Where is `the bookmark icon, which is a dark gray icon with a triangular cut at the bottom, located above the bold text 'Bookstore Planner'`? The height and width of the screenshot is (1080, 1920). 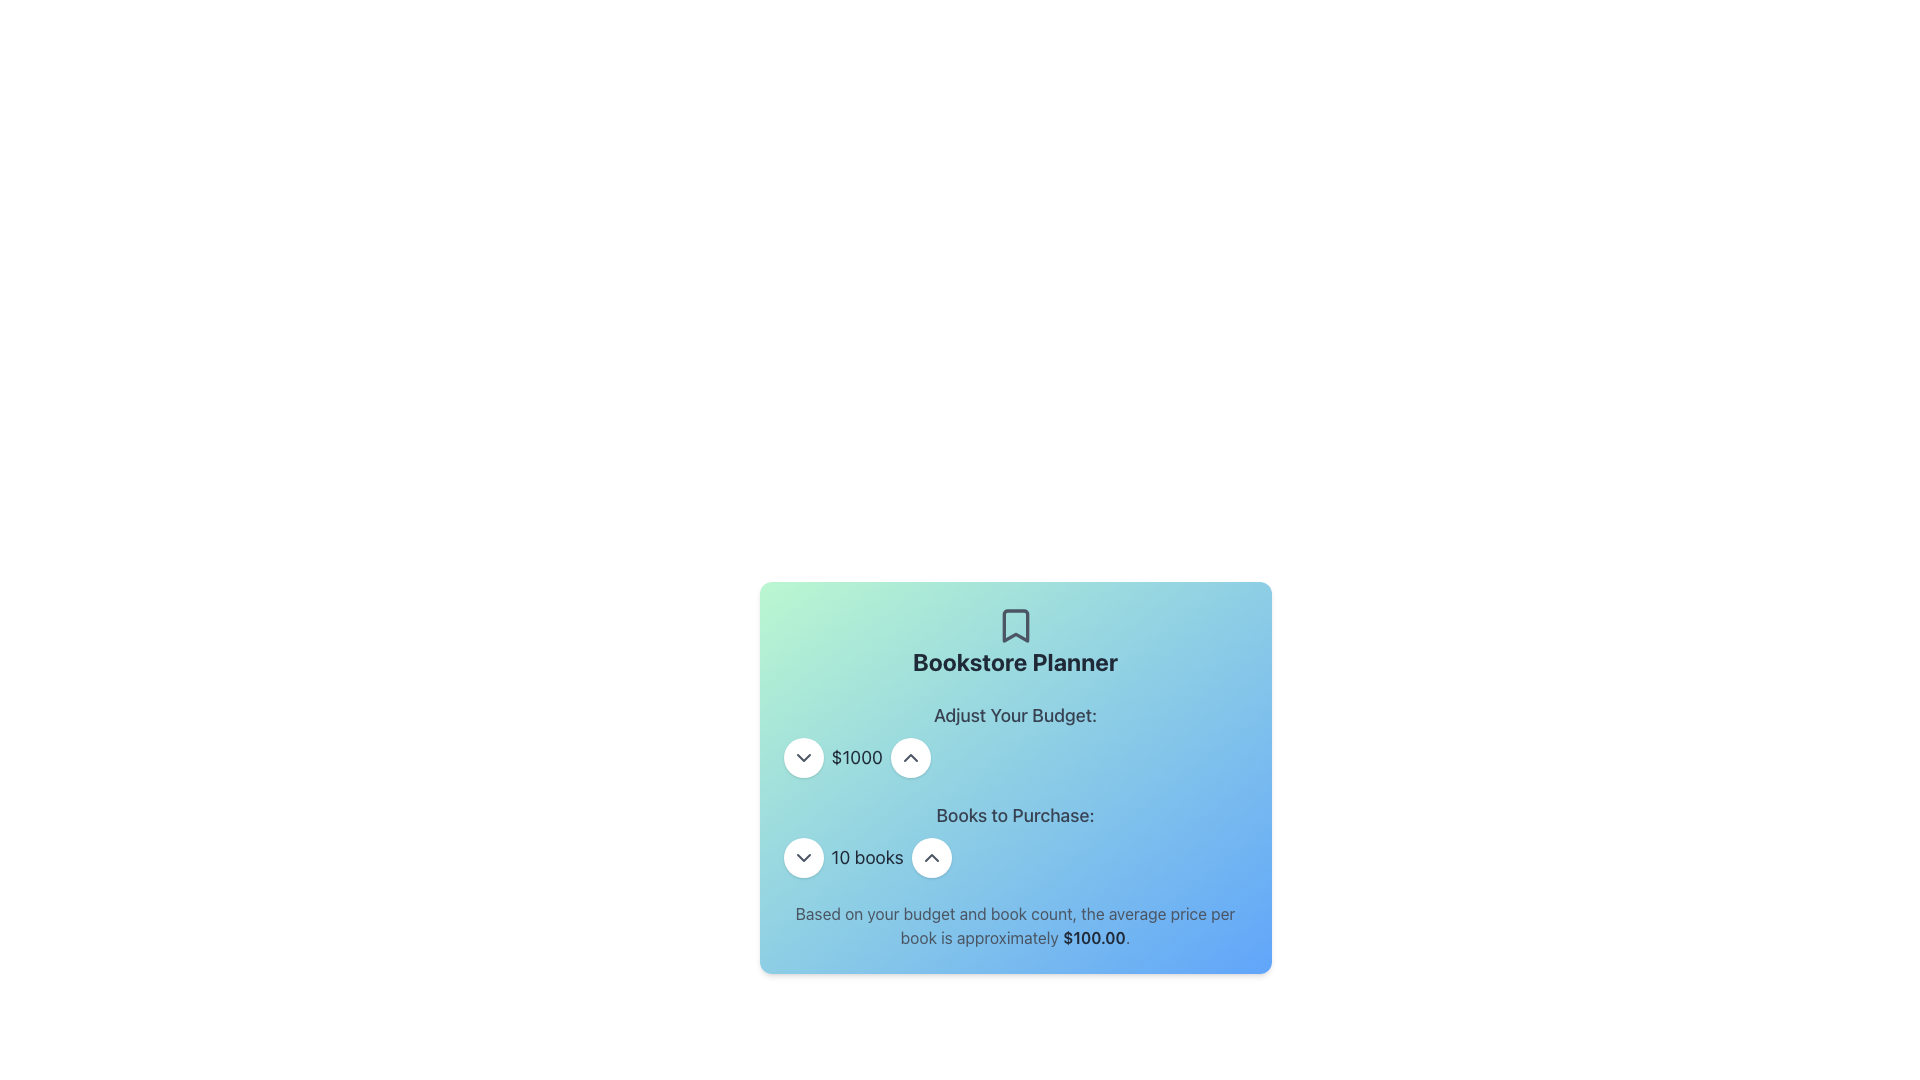
the bookmark icon, which is a dark gray icon with a triangular cut at the bottom, located above the bold text 'Bookstore Planner' is located at coordinates (1015, 624).